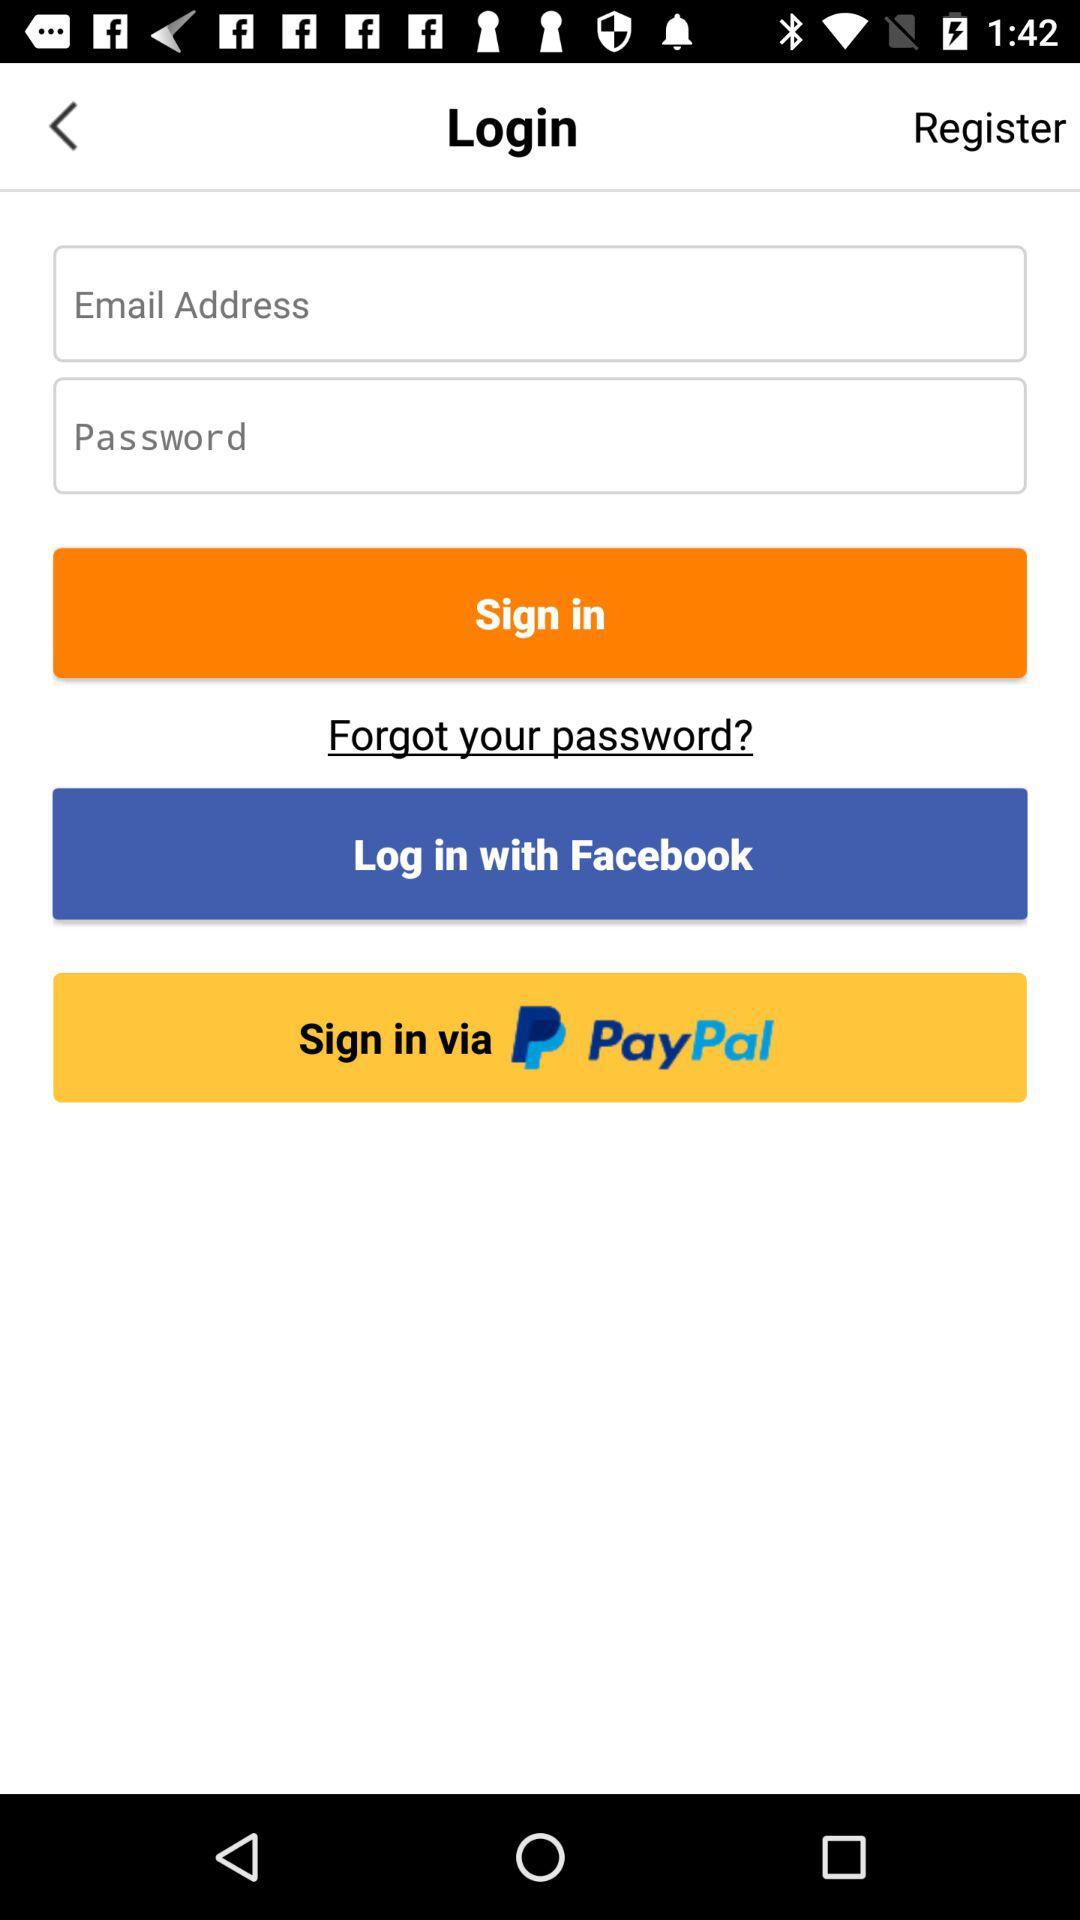 The width and height of the screenshot is (1080, 1920). What do you see at coordinates (540, 732) in the screenshot?
I see `the forgot your password? item` at bounding box center [540, 732].